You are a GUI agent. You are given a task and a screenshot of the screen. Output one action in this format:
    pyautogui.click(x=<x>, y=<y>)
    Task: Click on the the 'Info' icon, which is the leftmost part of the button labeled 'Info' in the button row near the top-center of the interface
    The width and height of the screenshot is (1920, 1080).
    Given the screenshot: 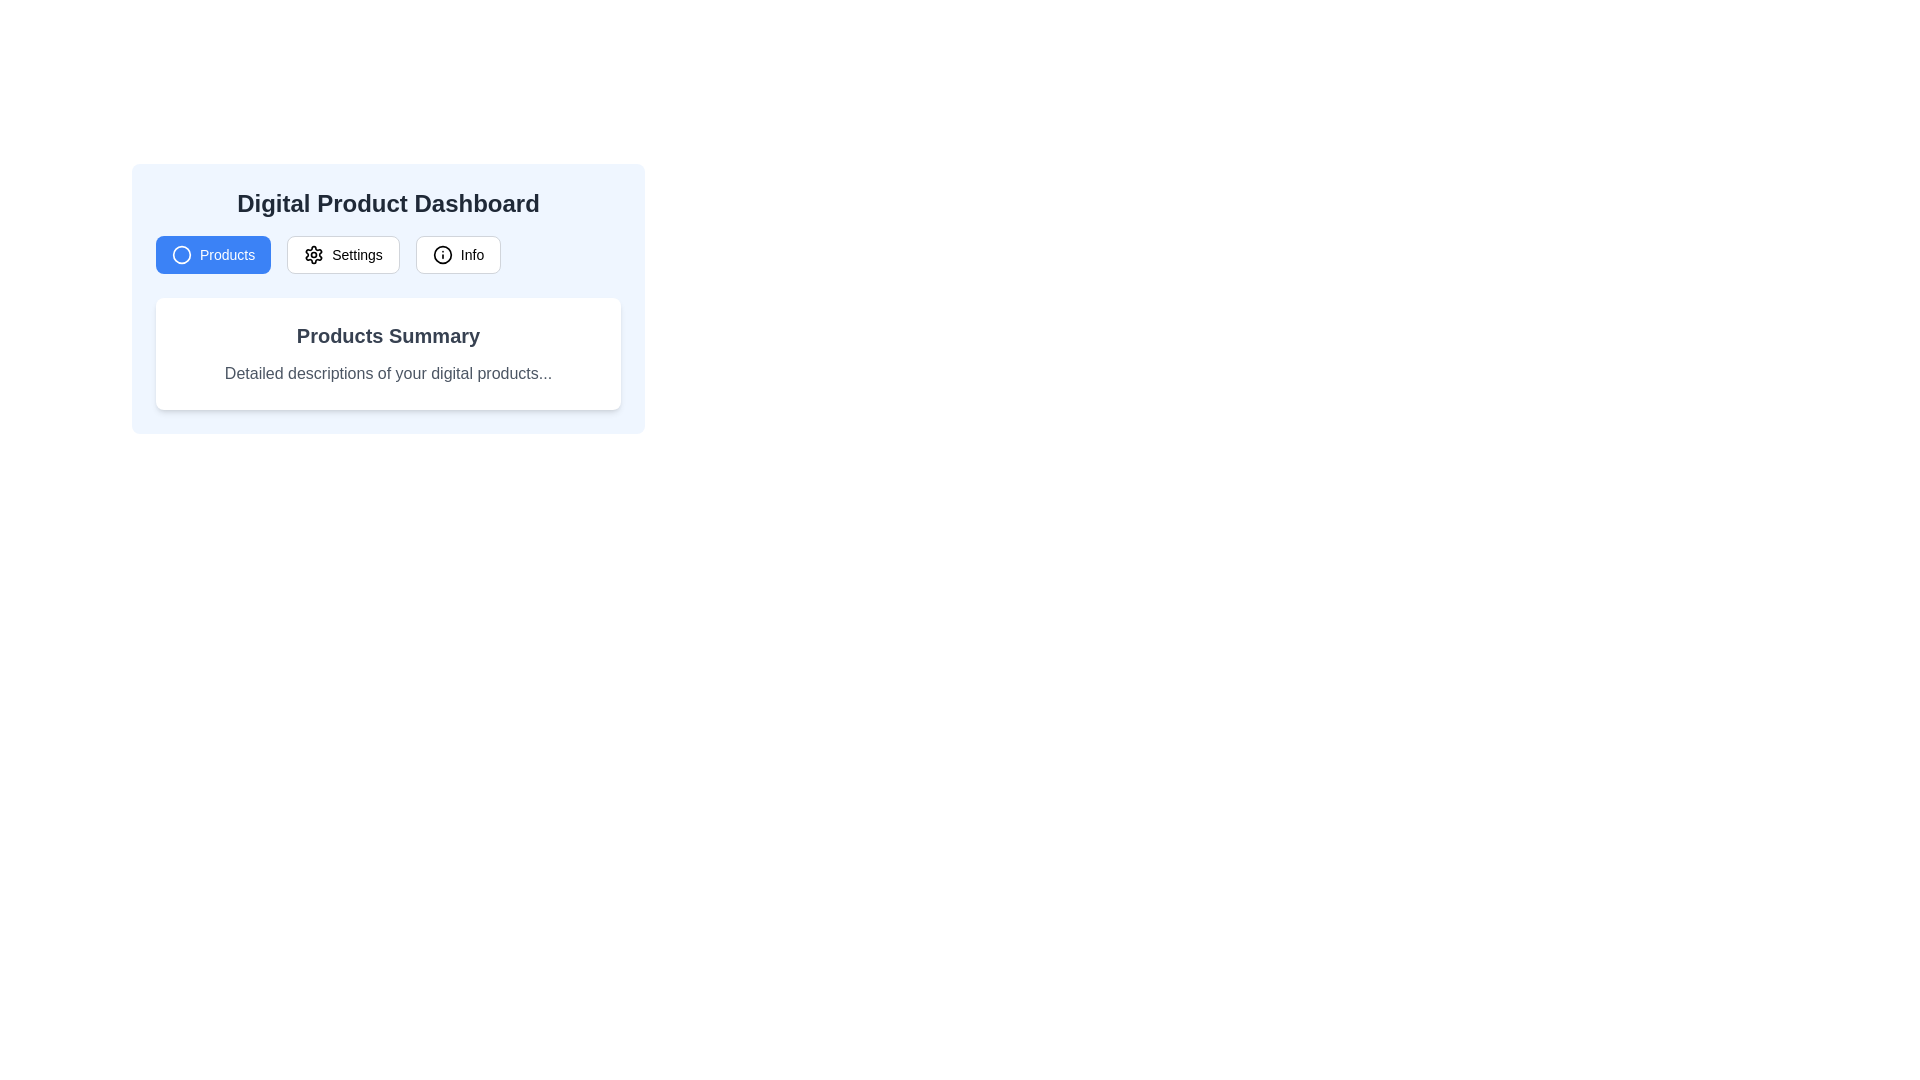 What is the action you would take?
    pyautogui.click(x=441, y=253)
    